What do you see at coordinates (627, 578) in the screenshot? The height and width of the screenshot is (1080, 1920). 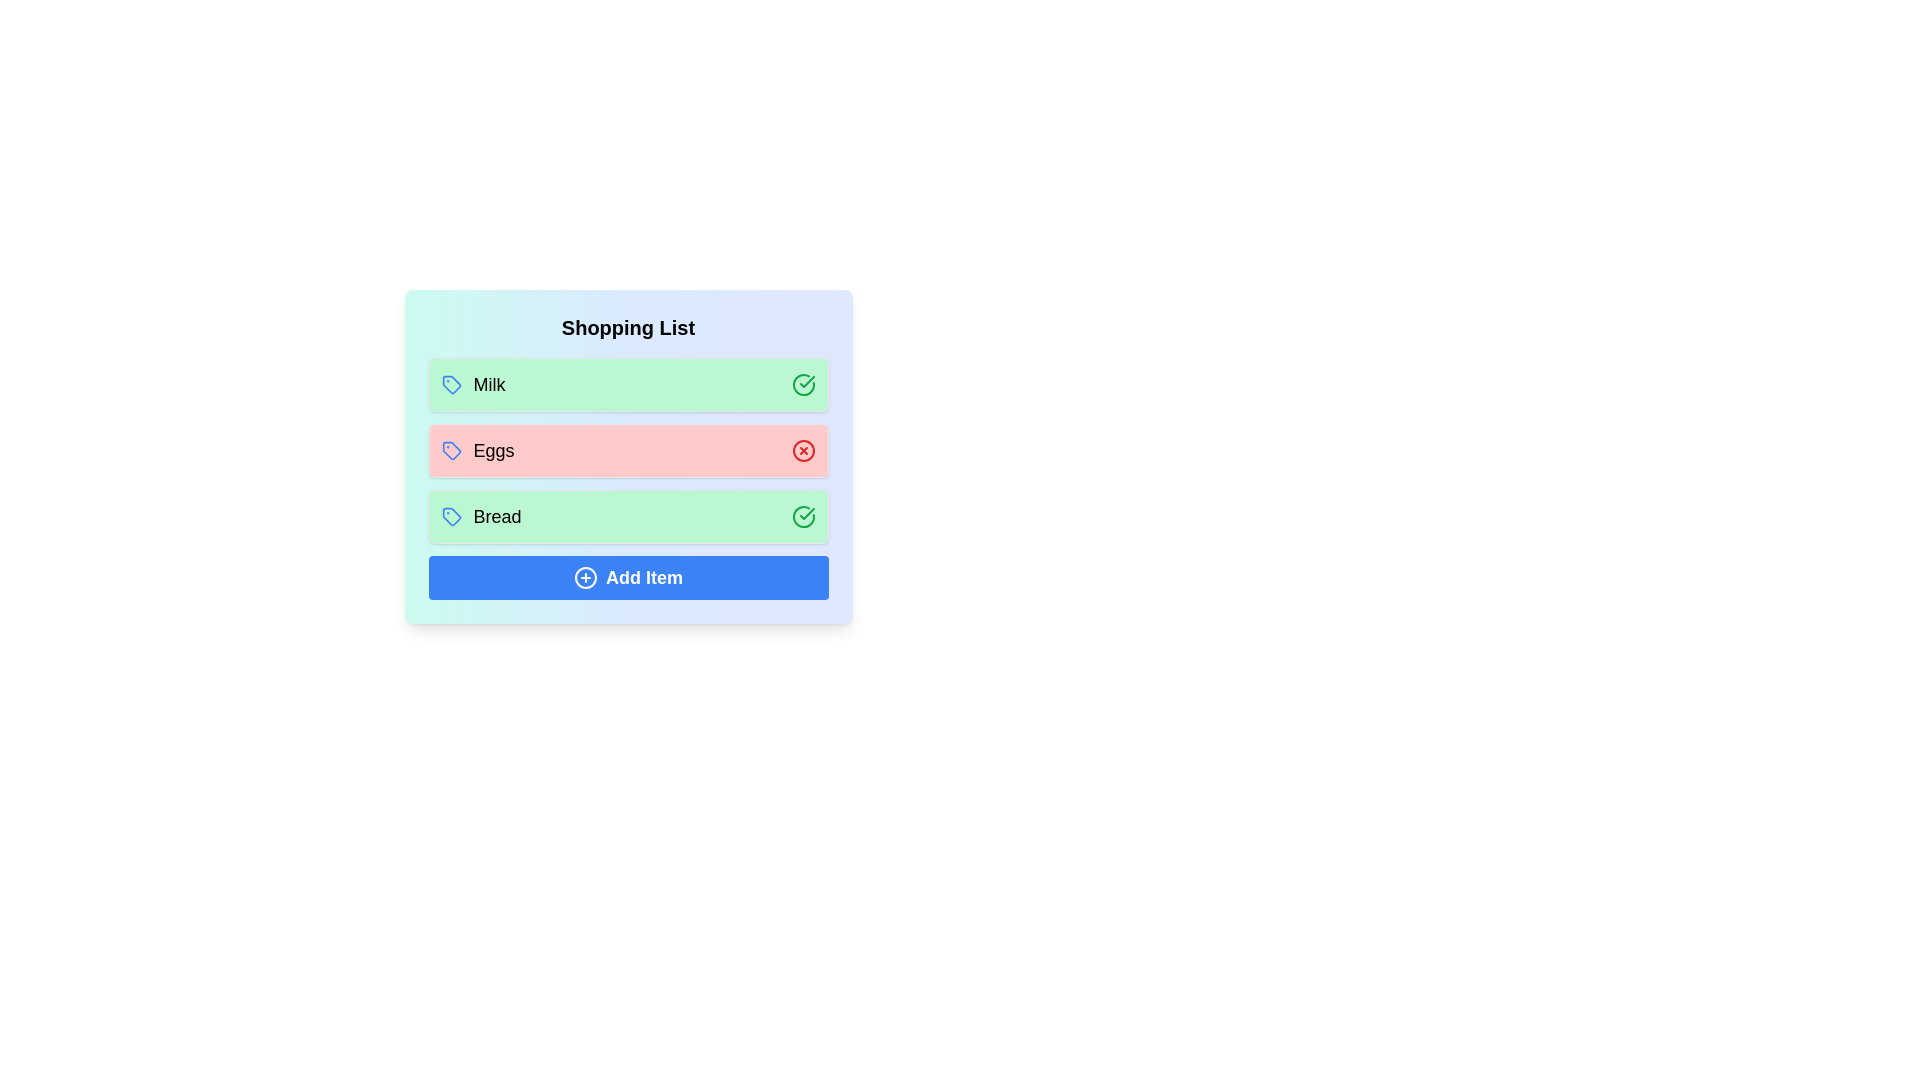 I see `the 'Add Item' button to add a new item to the shopping list` at bounding box center [627, 578].